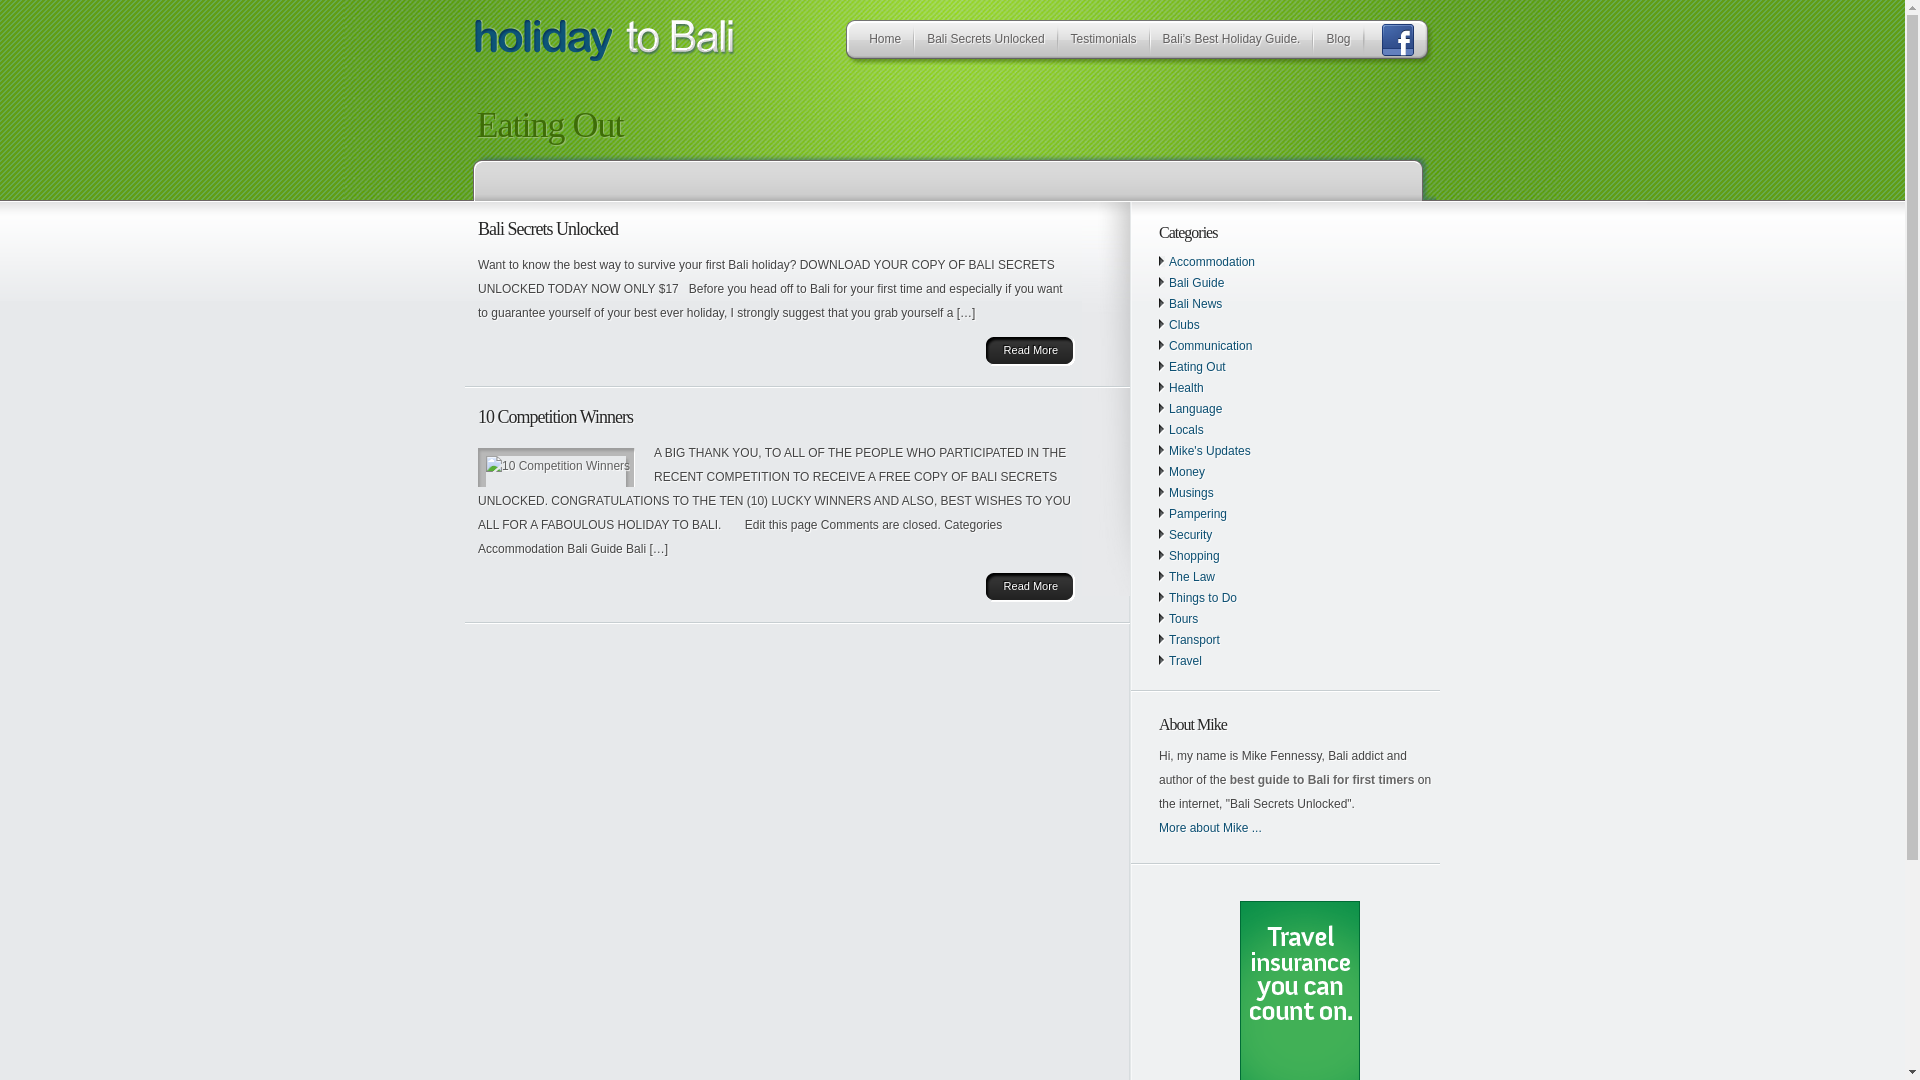 This screenshot has height=1080, width=1920. Describe the element at coordinates (1209, 345) in the screenshot. I see `'Communication'` at that location.